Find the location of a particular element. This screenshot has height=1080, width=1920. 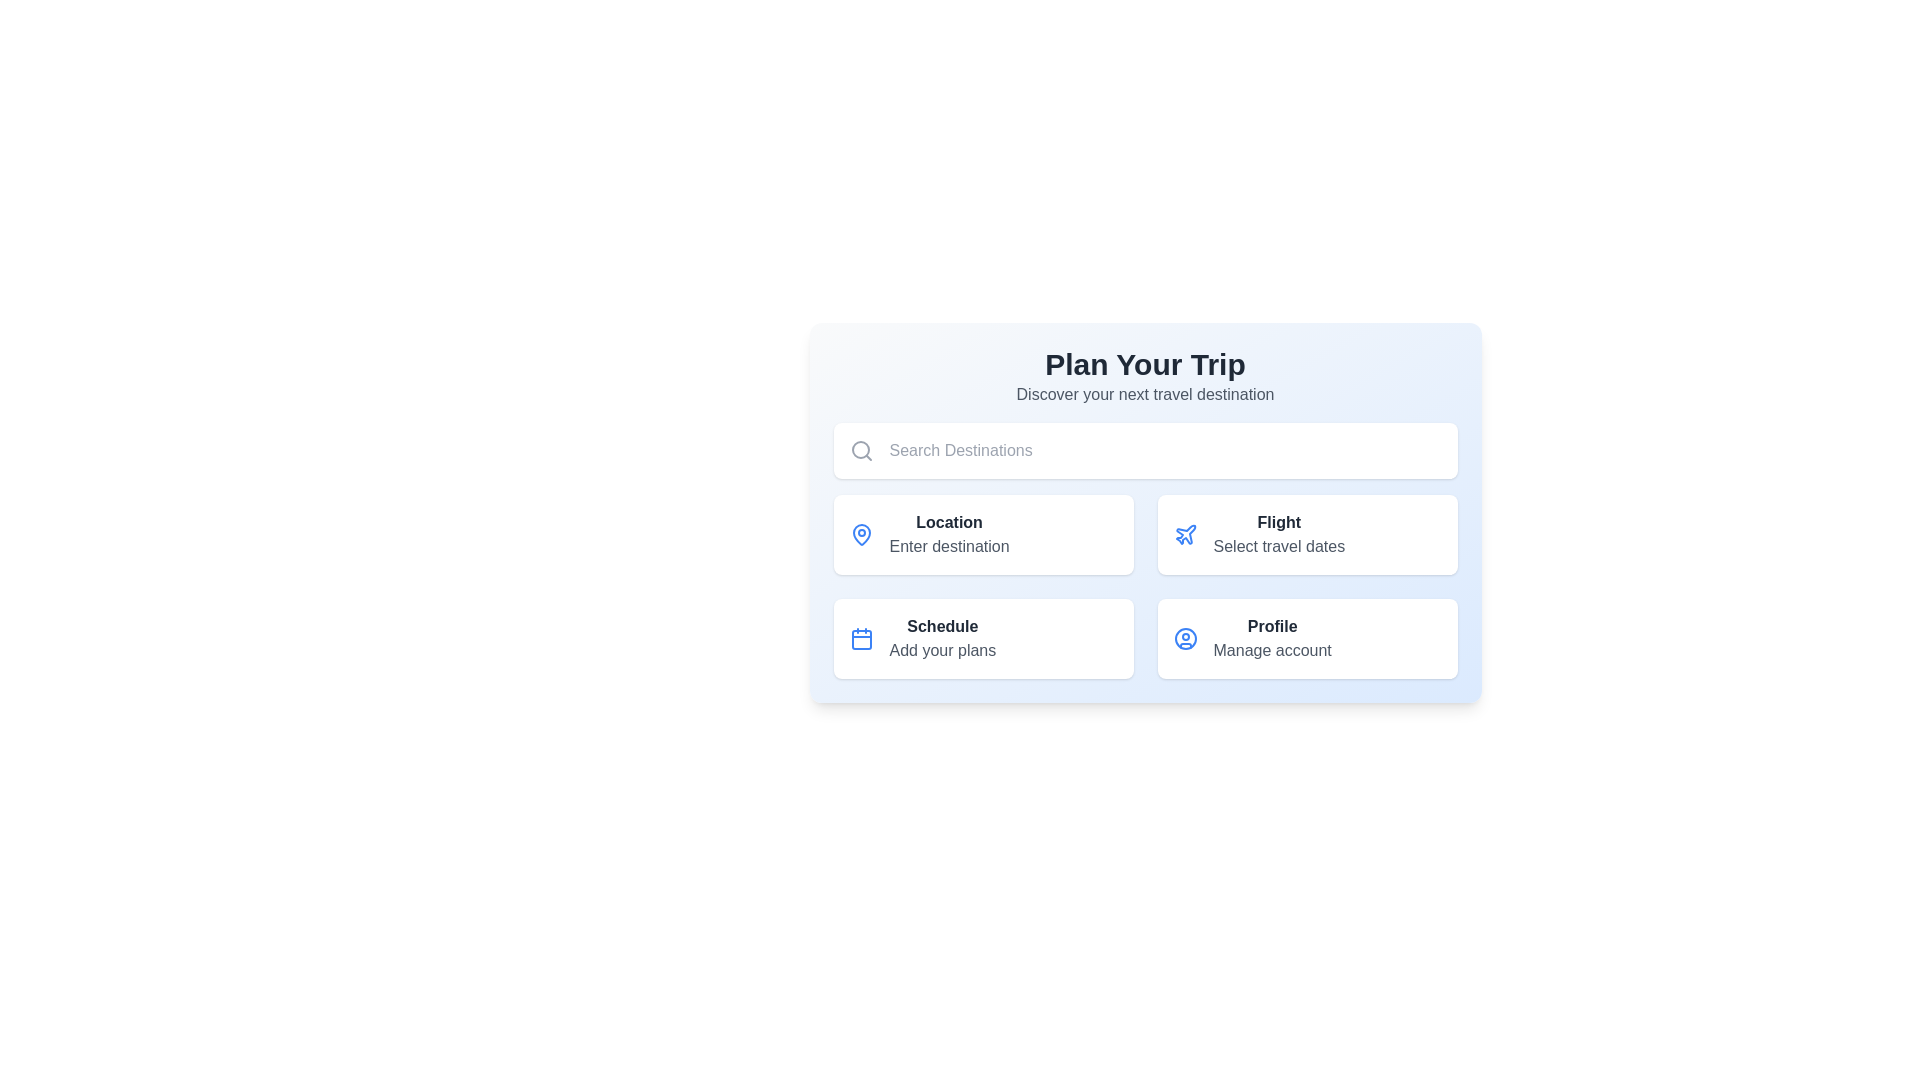

the blue map pin icon located to the left of the 'Location' label in the 'Location' card is located at coordinates (861, 534).